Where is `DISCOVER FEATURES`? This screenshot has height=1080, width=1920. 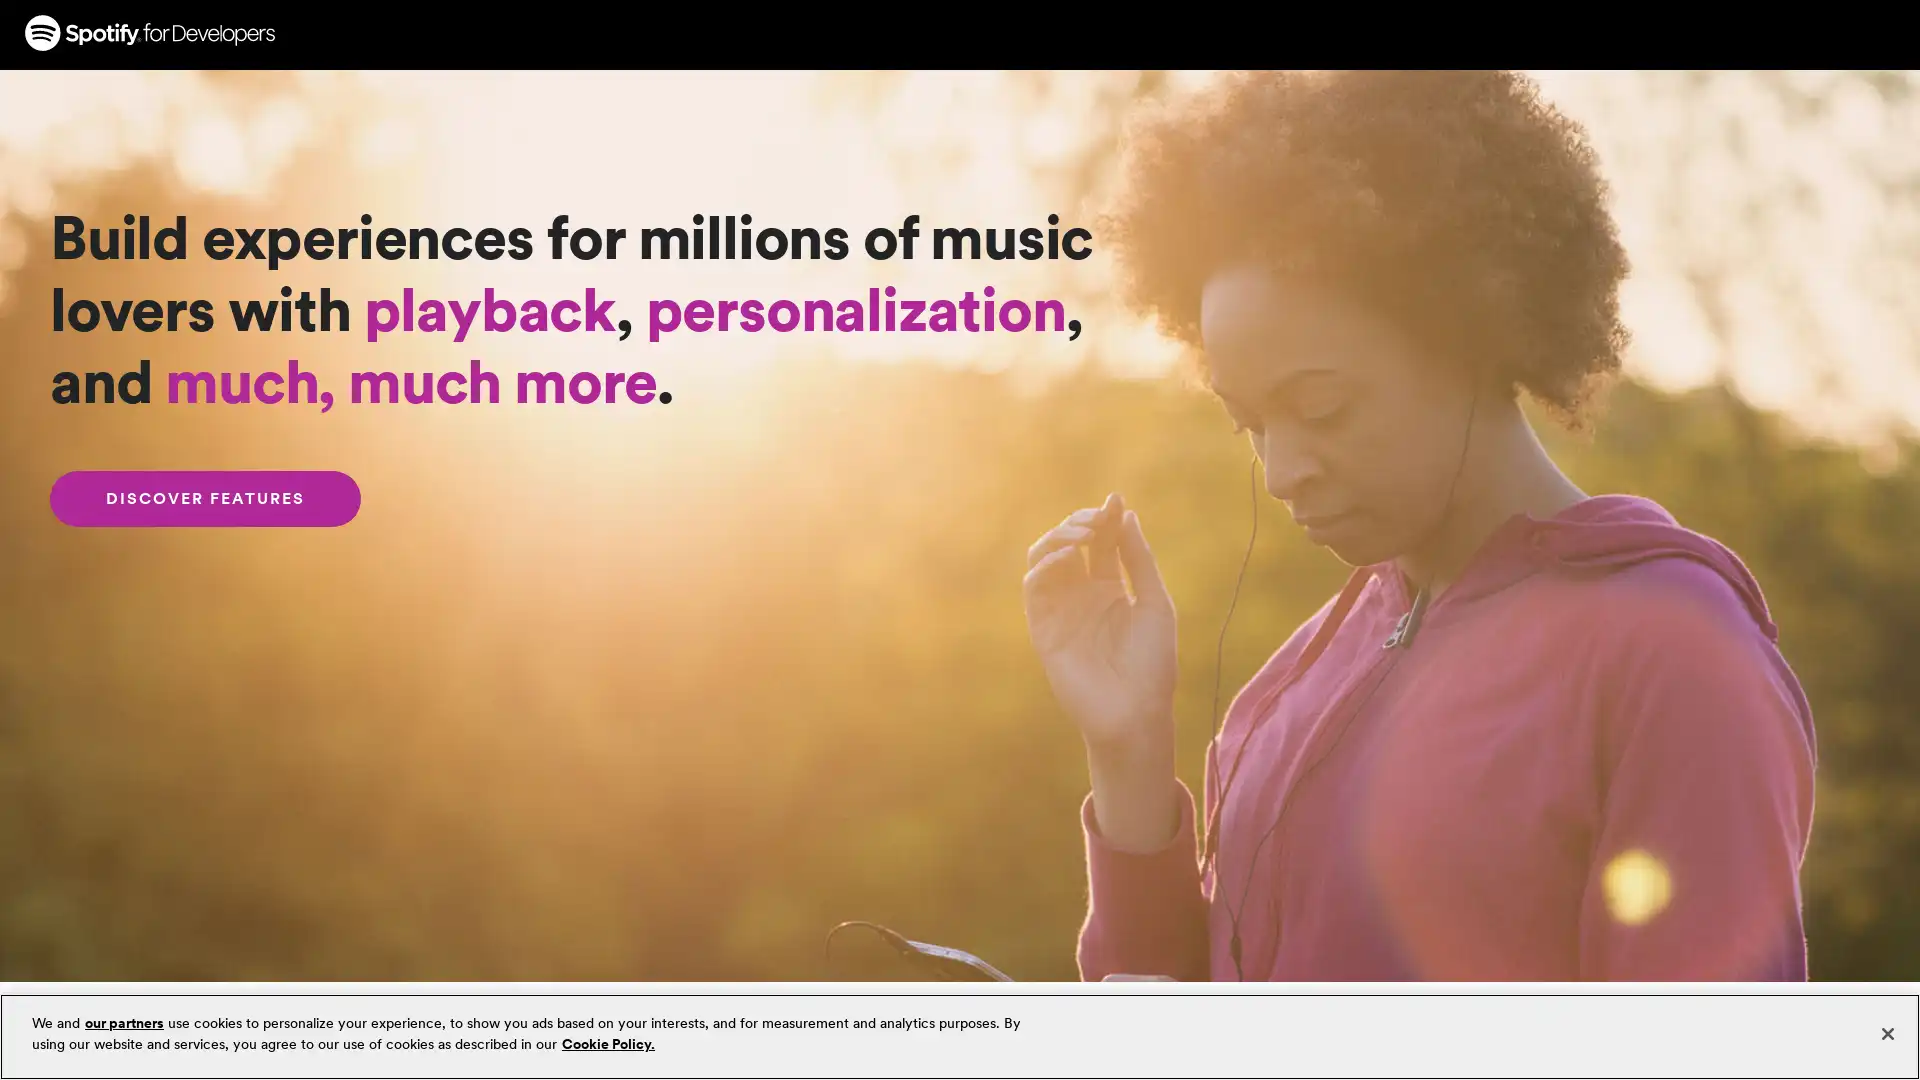 DISCOVER FEATURES is located at coordinates (205, 499).